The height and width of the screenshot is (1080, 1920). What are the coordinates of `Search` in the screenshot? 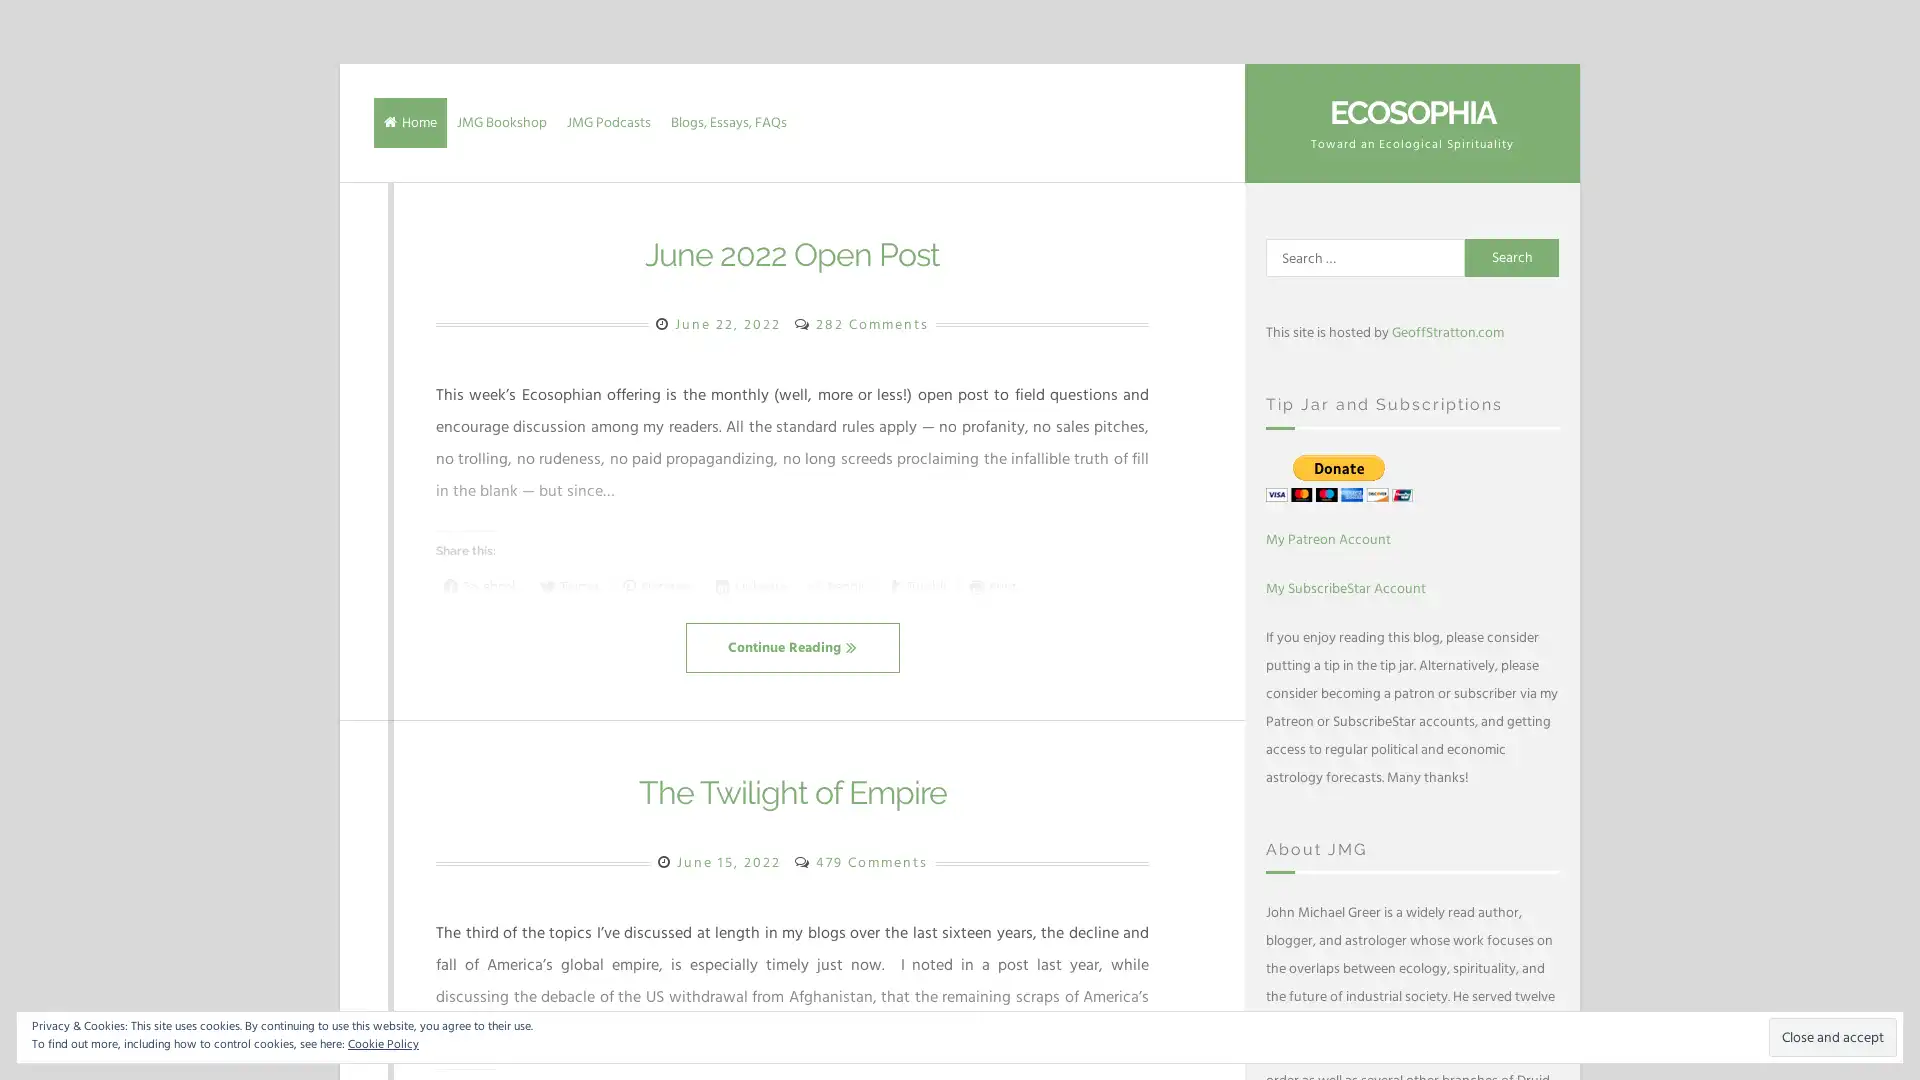 It's located at (1512, 257).